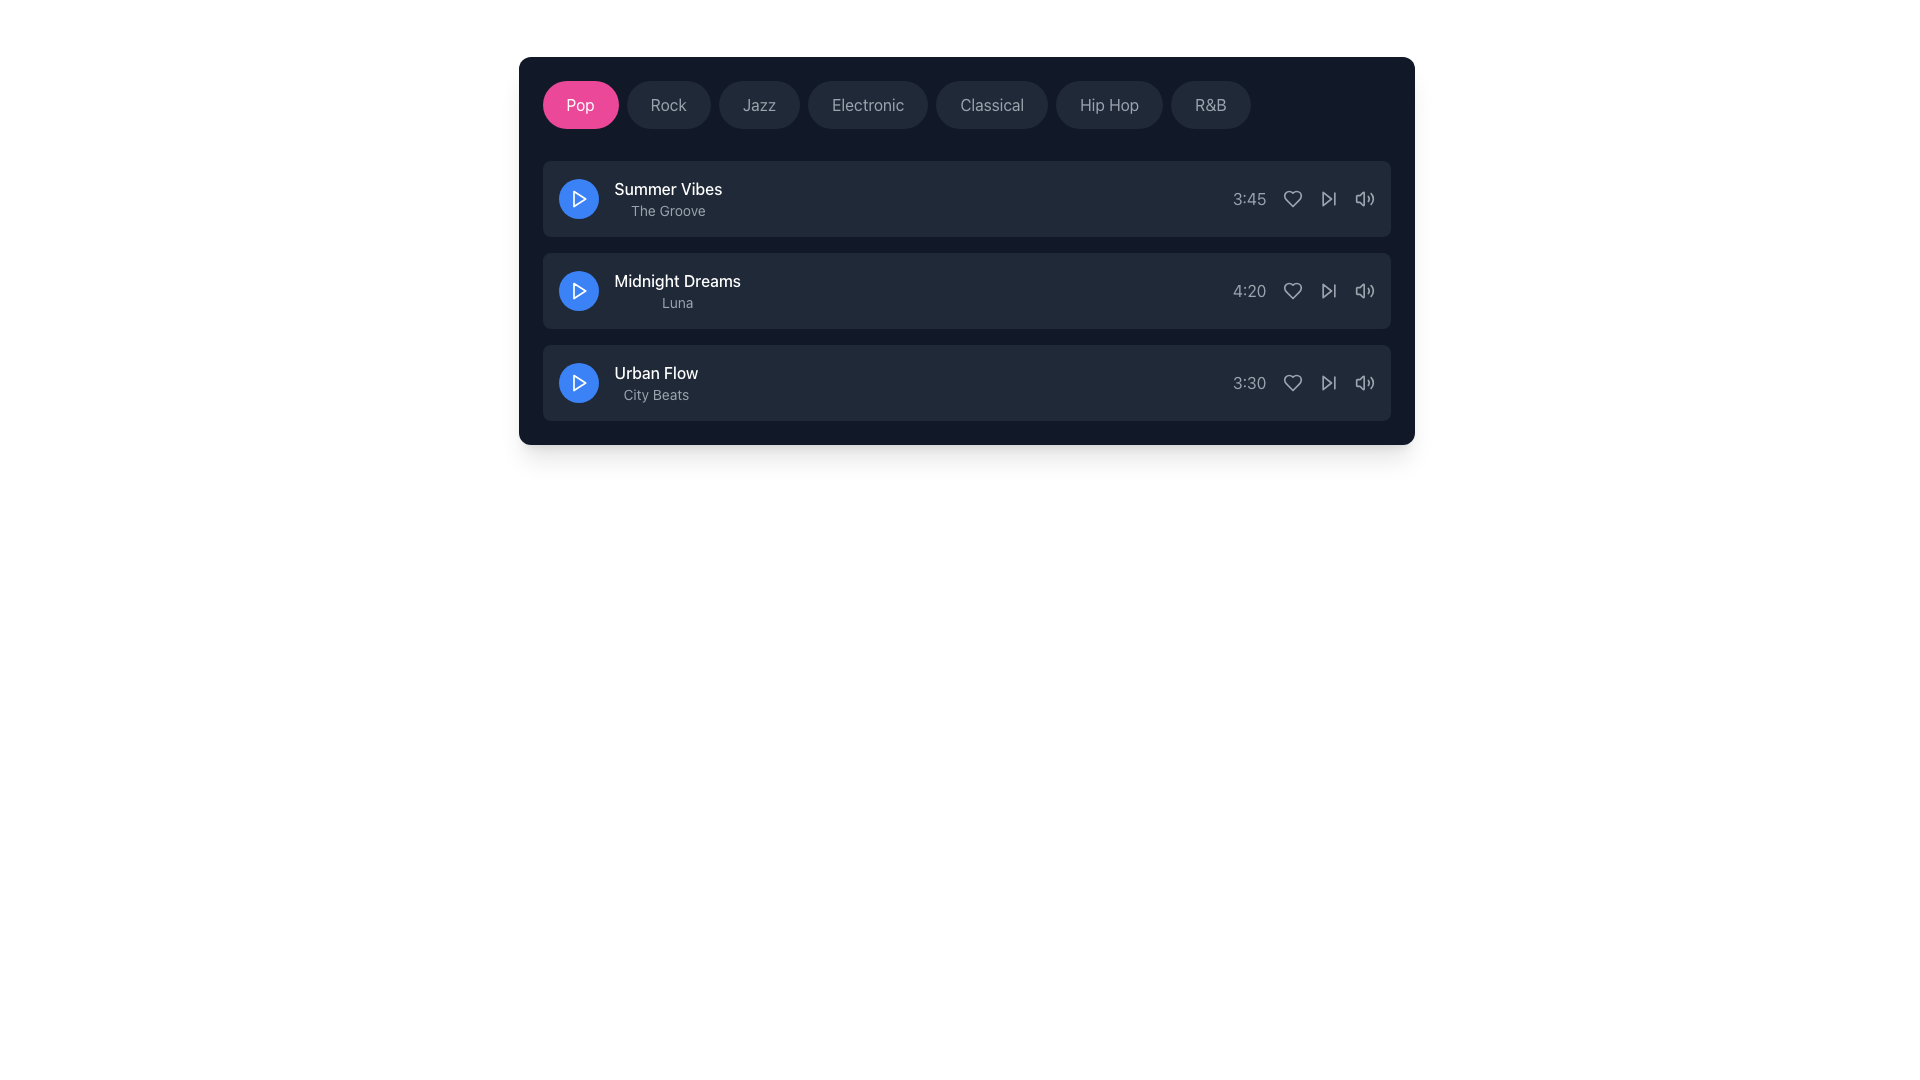 The width and height of the screenshot is (1920, 1080). What do you see at coordinates (1292, 199) in the screenshot?
I see `the 'like' icon located at the far-right end of the first song entry` at bounding box center [1292, 199].